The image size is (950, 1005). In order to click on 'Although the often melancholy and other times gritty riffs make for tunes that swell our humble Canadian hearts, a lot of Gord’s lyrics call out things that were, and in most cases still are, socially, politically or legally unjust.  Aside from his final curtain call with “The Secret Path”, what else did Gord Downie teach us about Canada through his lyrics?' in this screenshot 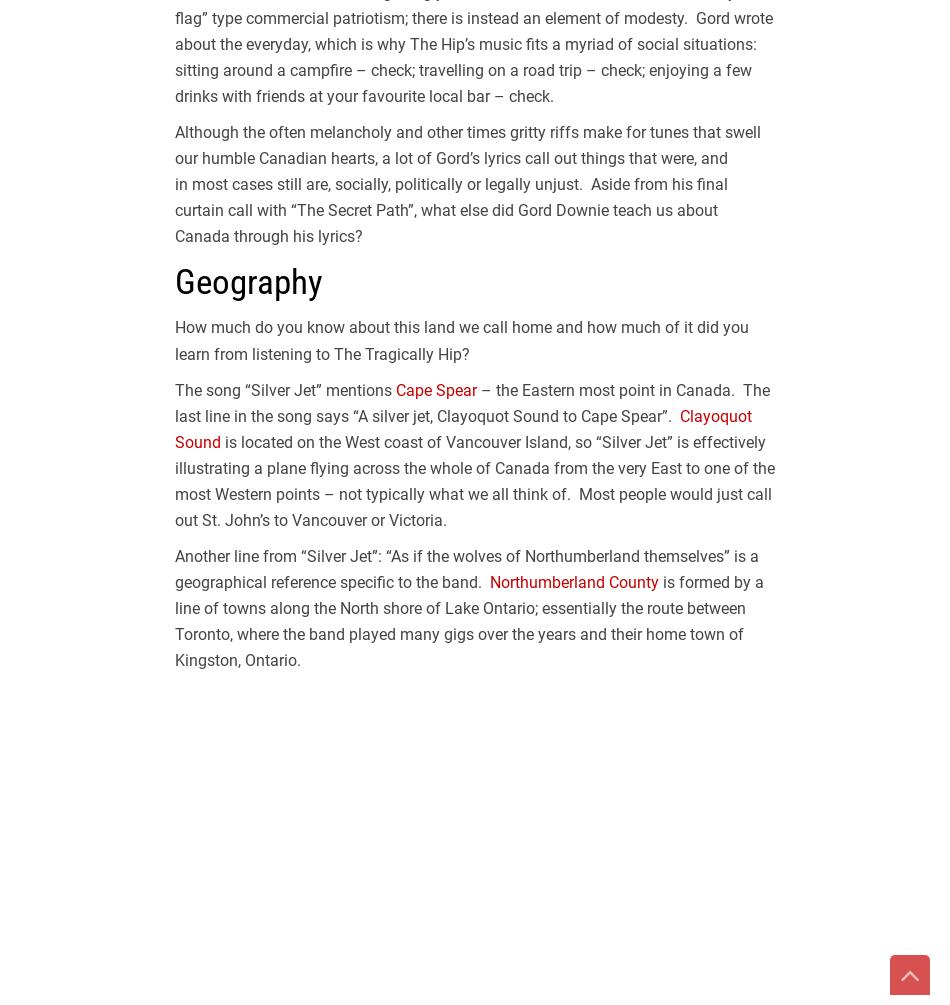, I will do `click(174, 183)`.